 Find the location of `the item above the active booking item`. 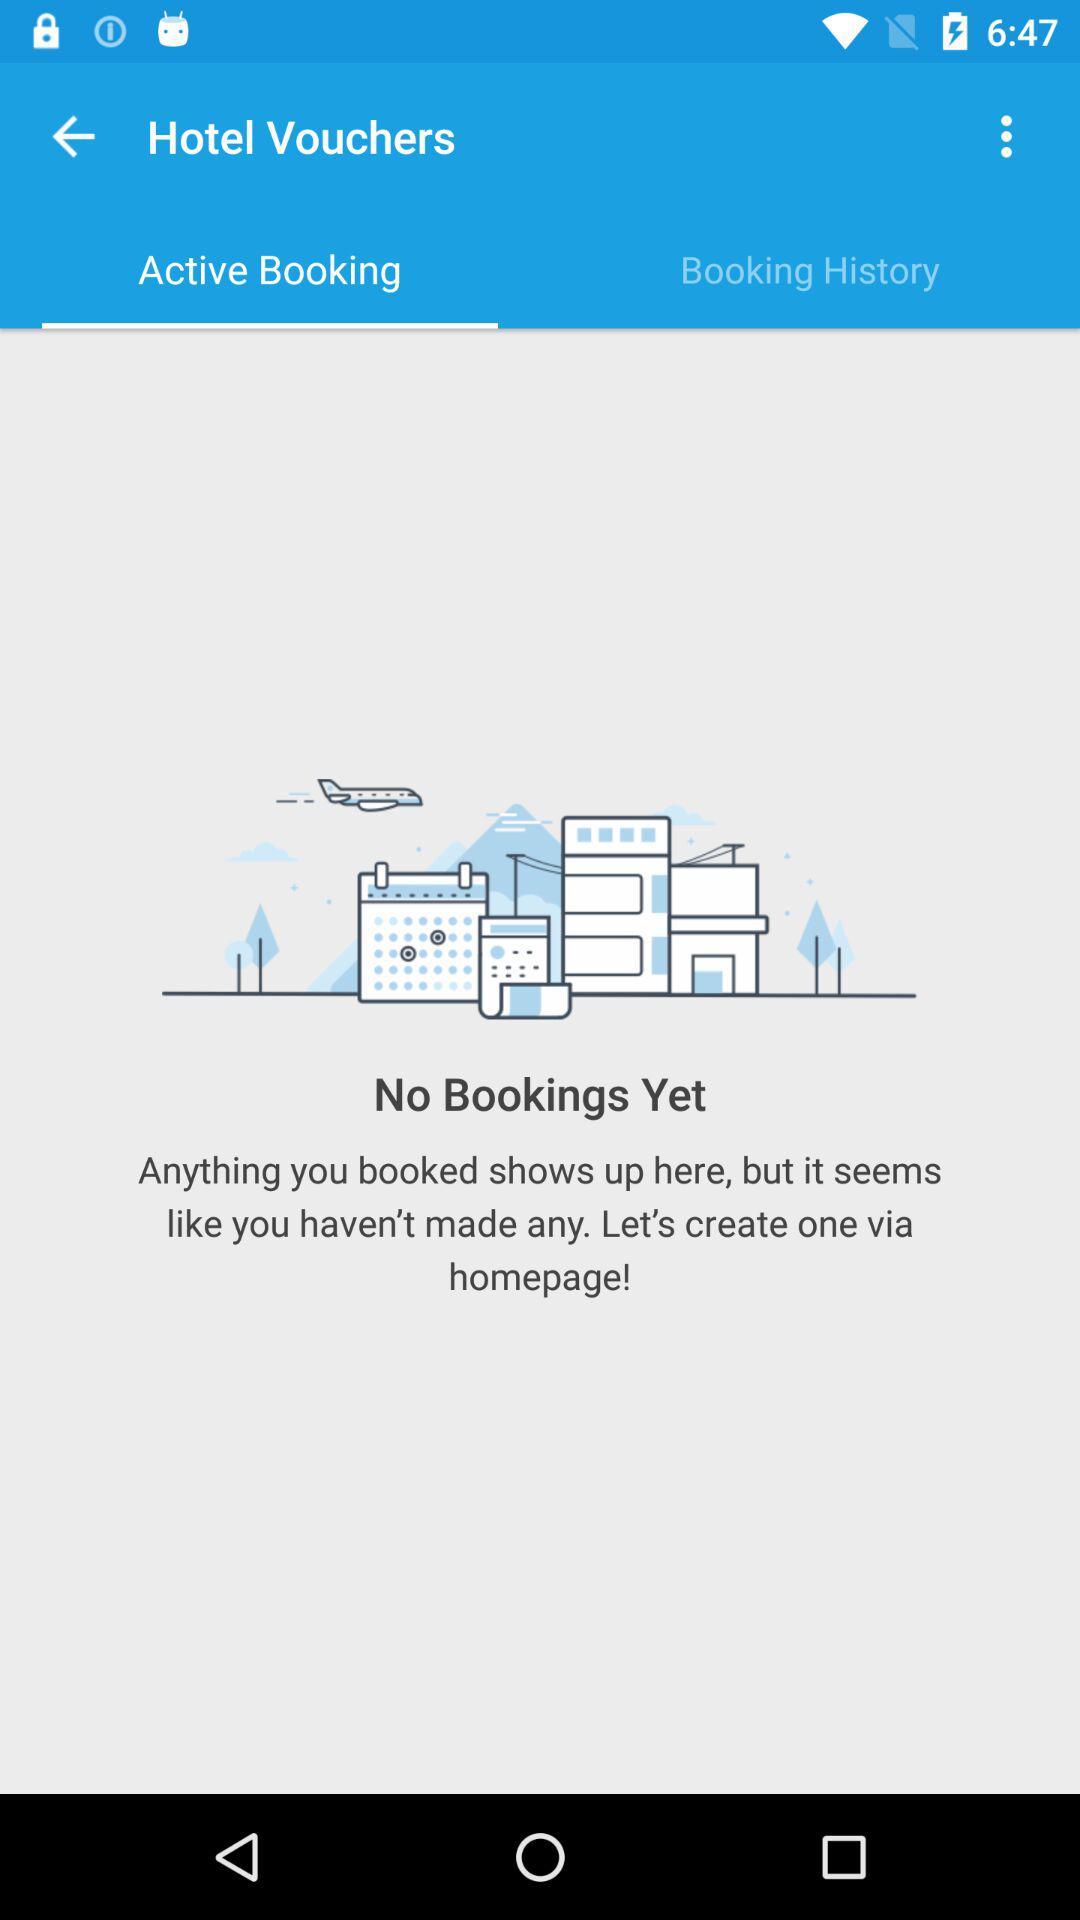

the item above the active booking item is located at coordinates (72, 135).